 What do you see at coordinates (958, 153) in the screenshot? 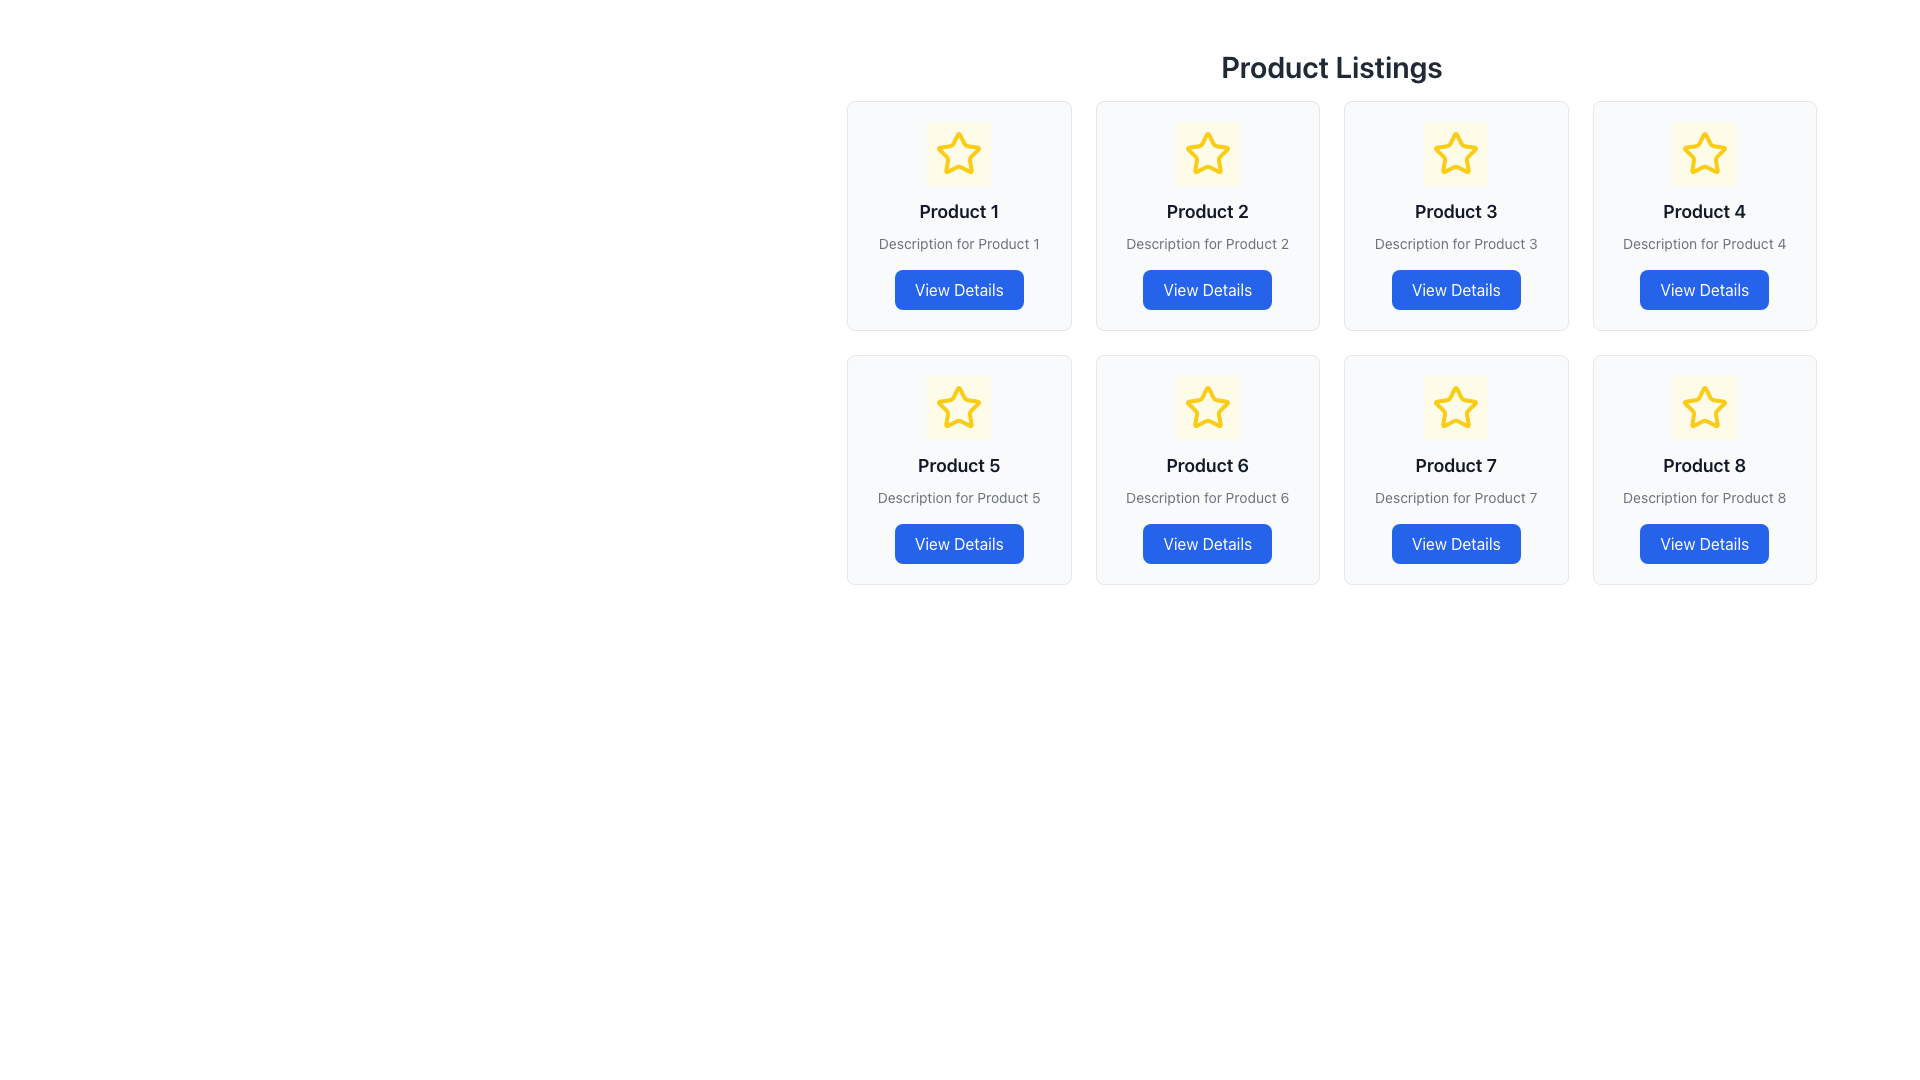
I see `the visual indicator icon in the top-left corner of the first product card in the product listing grid` at bounding box center [958, 153].